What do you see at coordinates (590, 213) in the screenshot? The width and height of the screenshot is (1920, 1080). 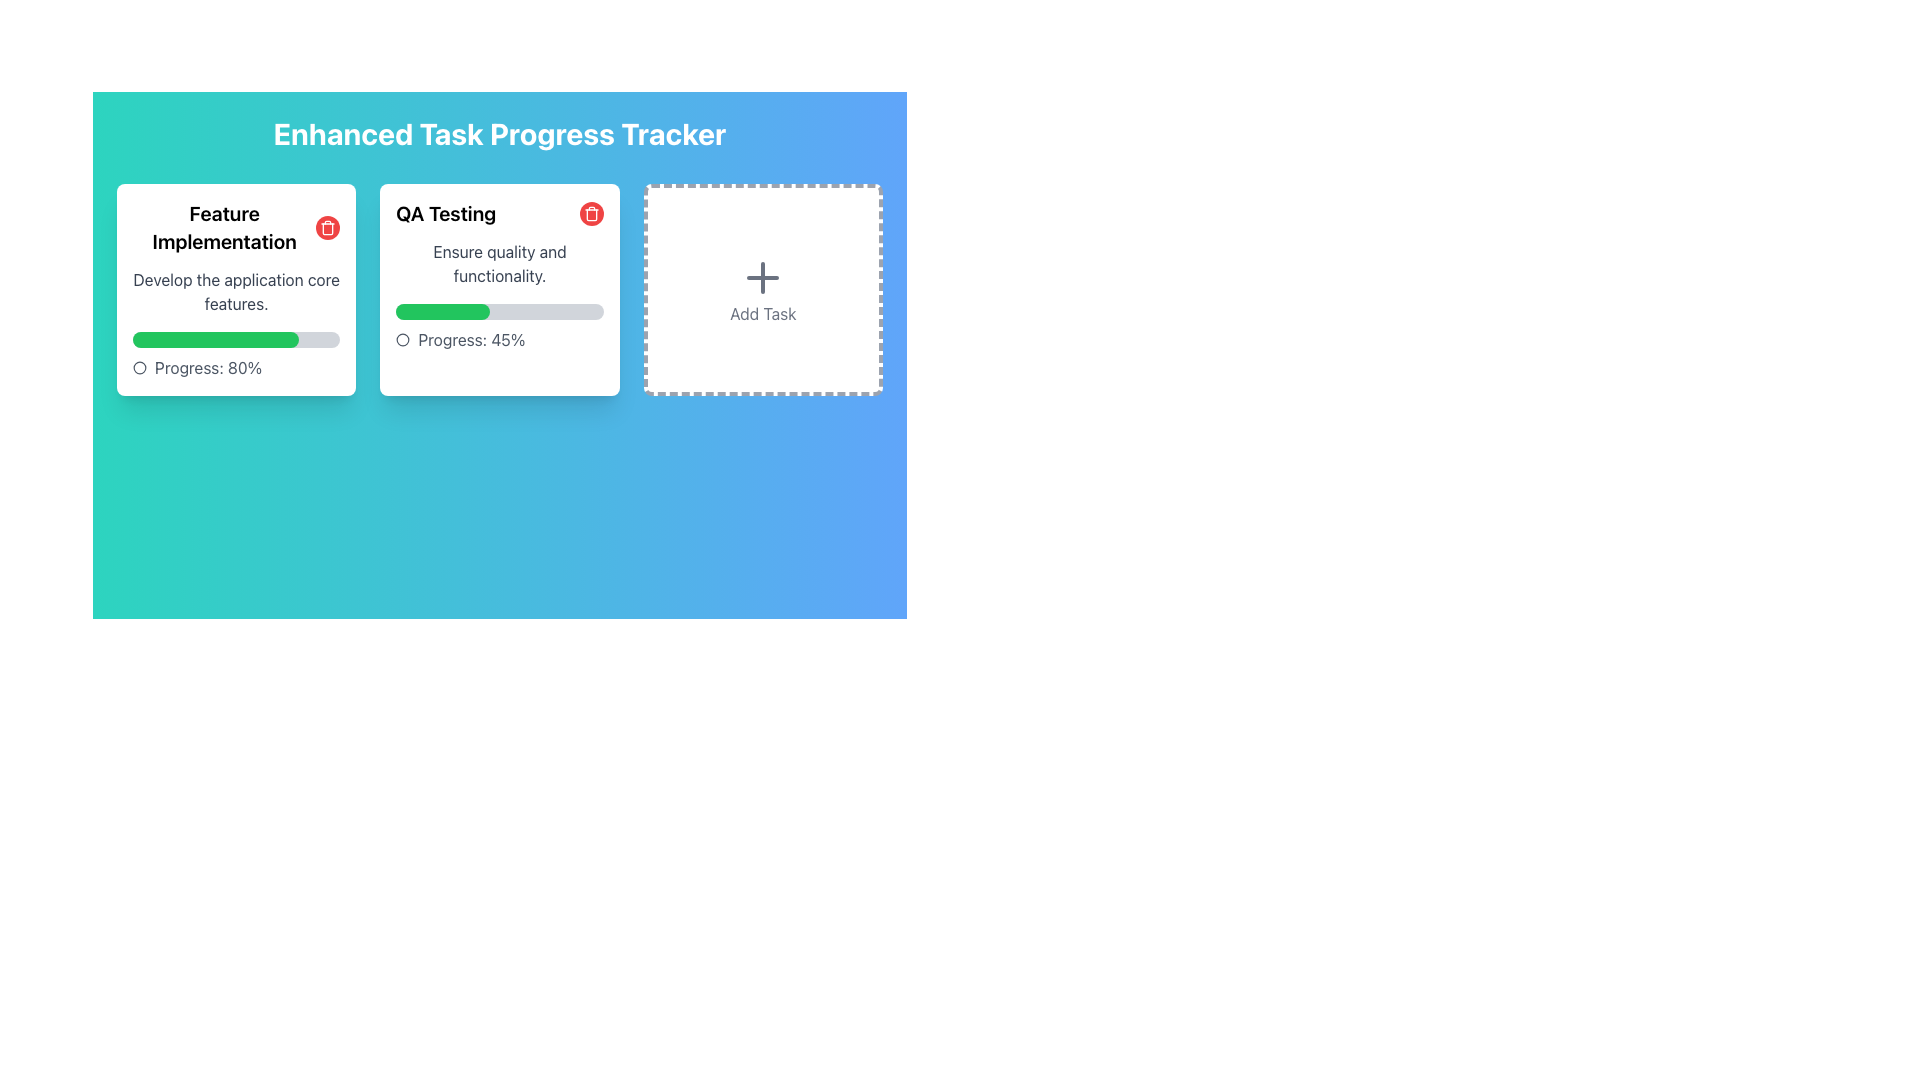 I see `the delete button in the top-right corner of the 'QA Testing' task card` at bounding box center [590, 213].